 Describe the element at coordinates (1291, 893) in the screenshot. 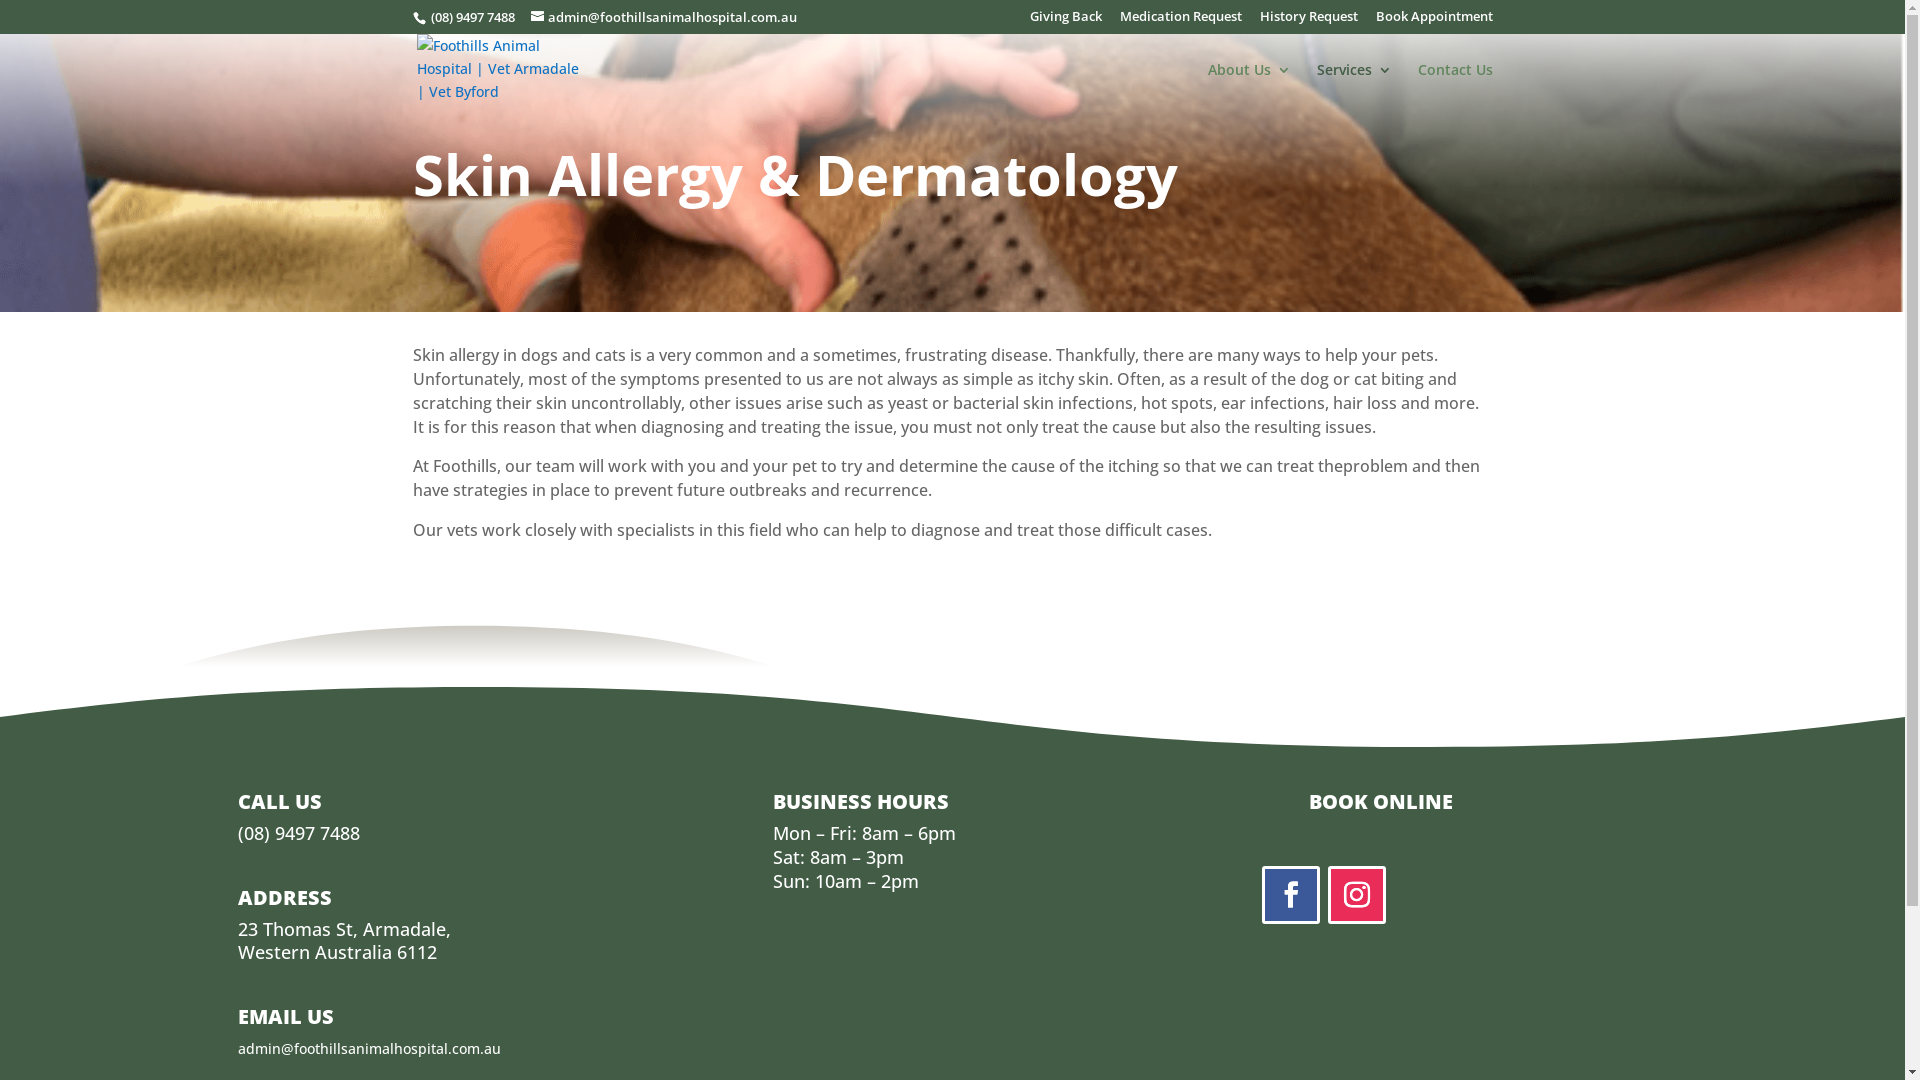

I see `'Follow on Facebook'` at that location.